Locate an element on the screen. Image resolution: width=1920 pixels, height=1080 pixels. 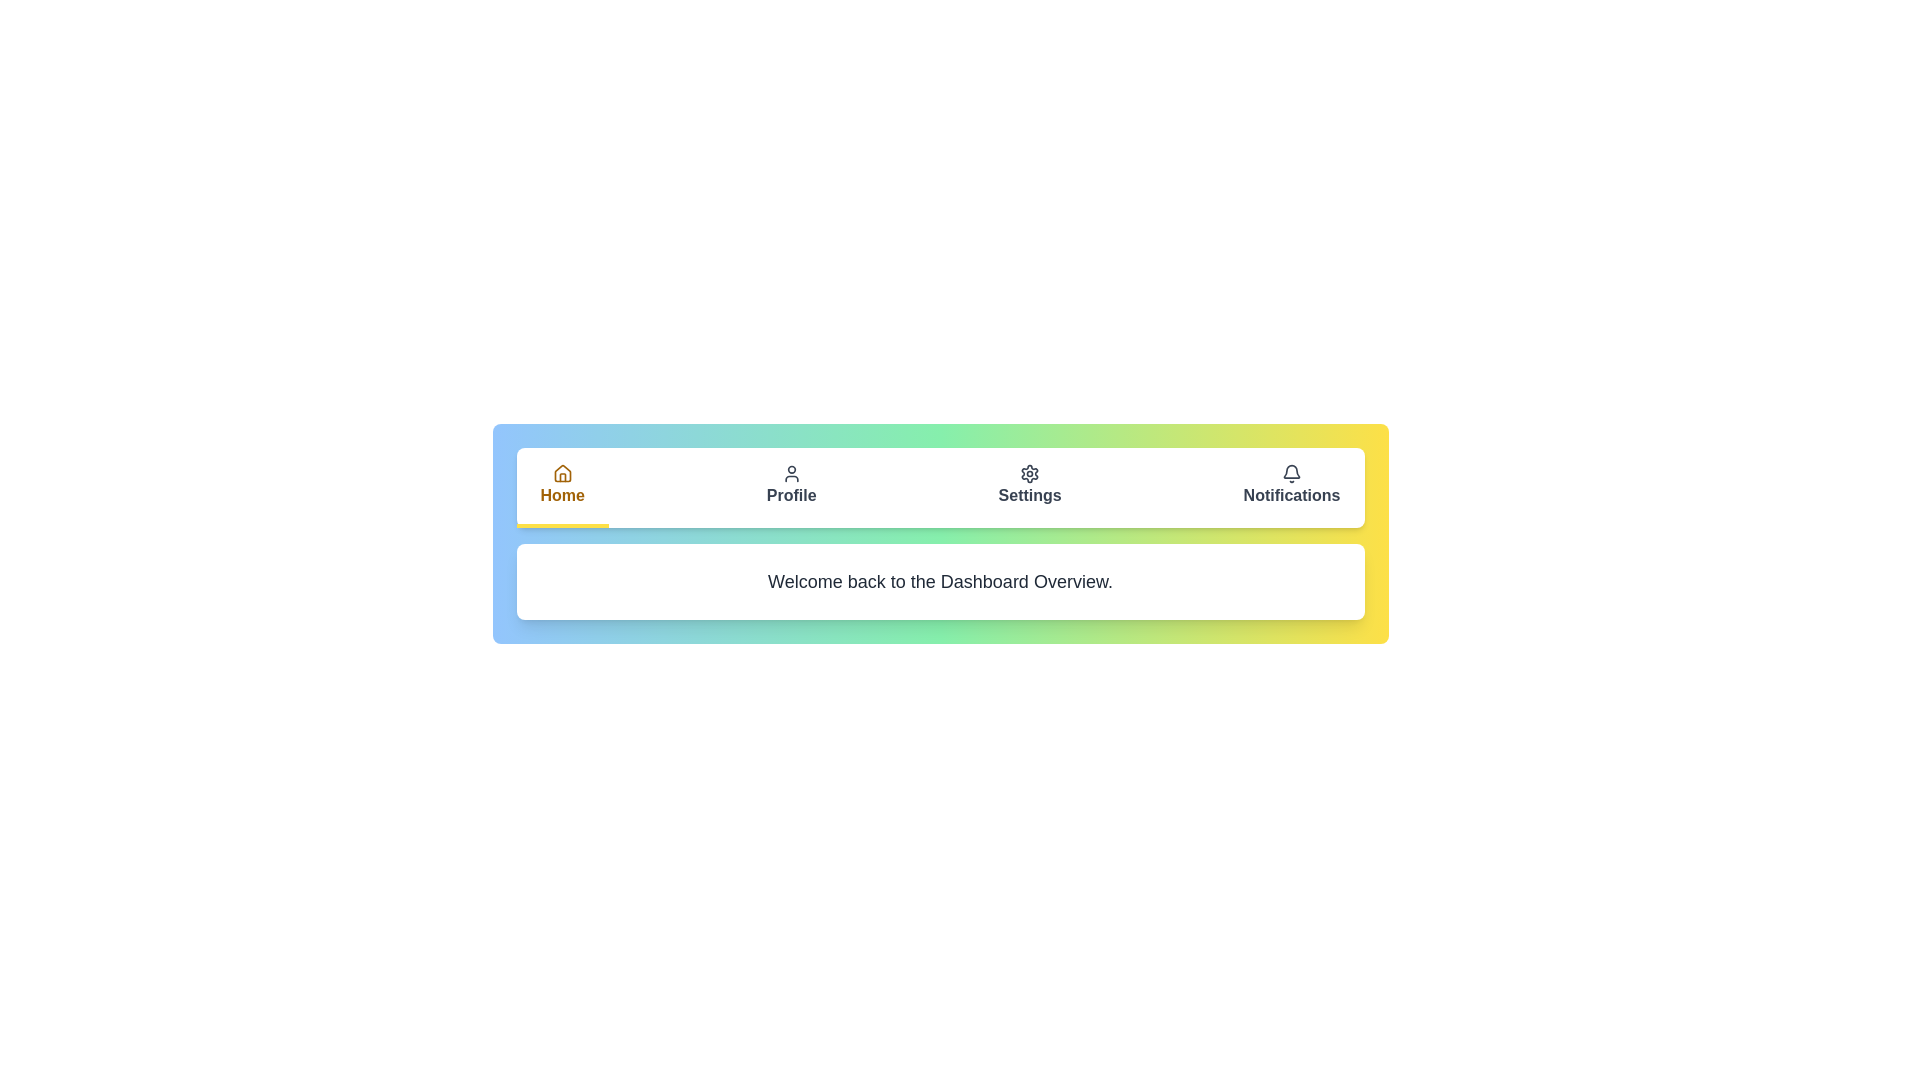
the settings navigation label, which is the third item in the navigation bar is located at coordinates (1030, 495).